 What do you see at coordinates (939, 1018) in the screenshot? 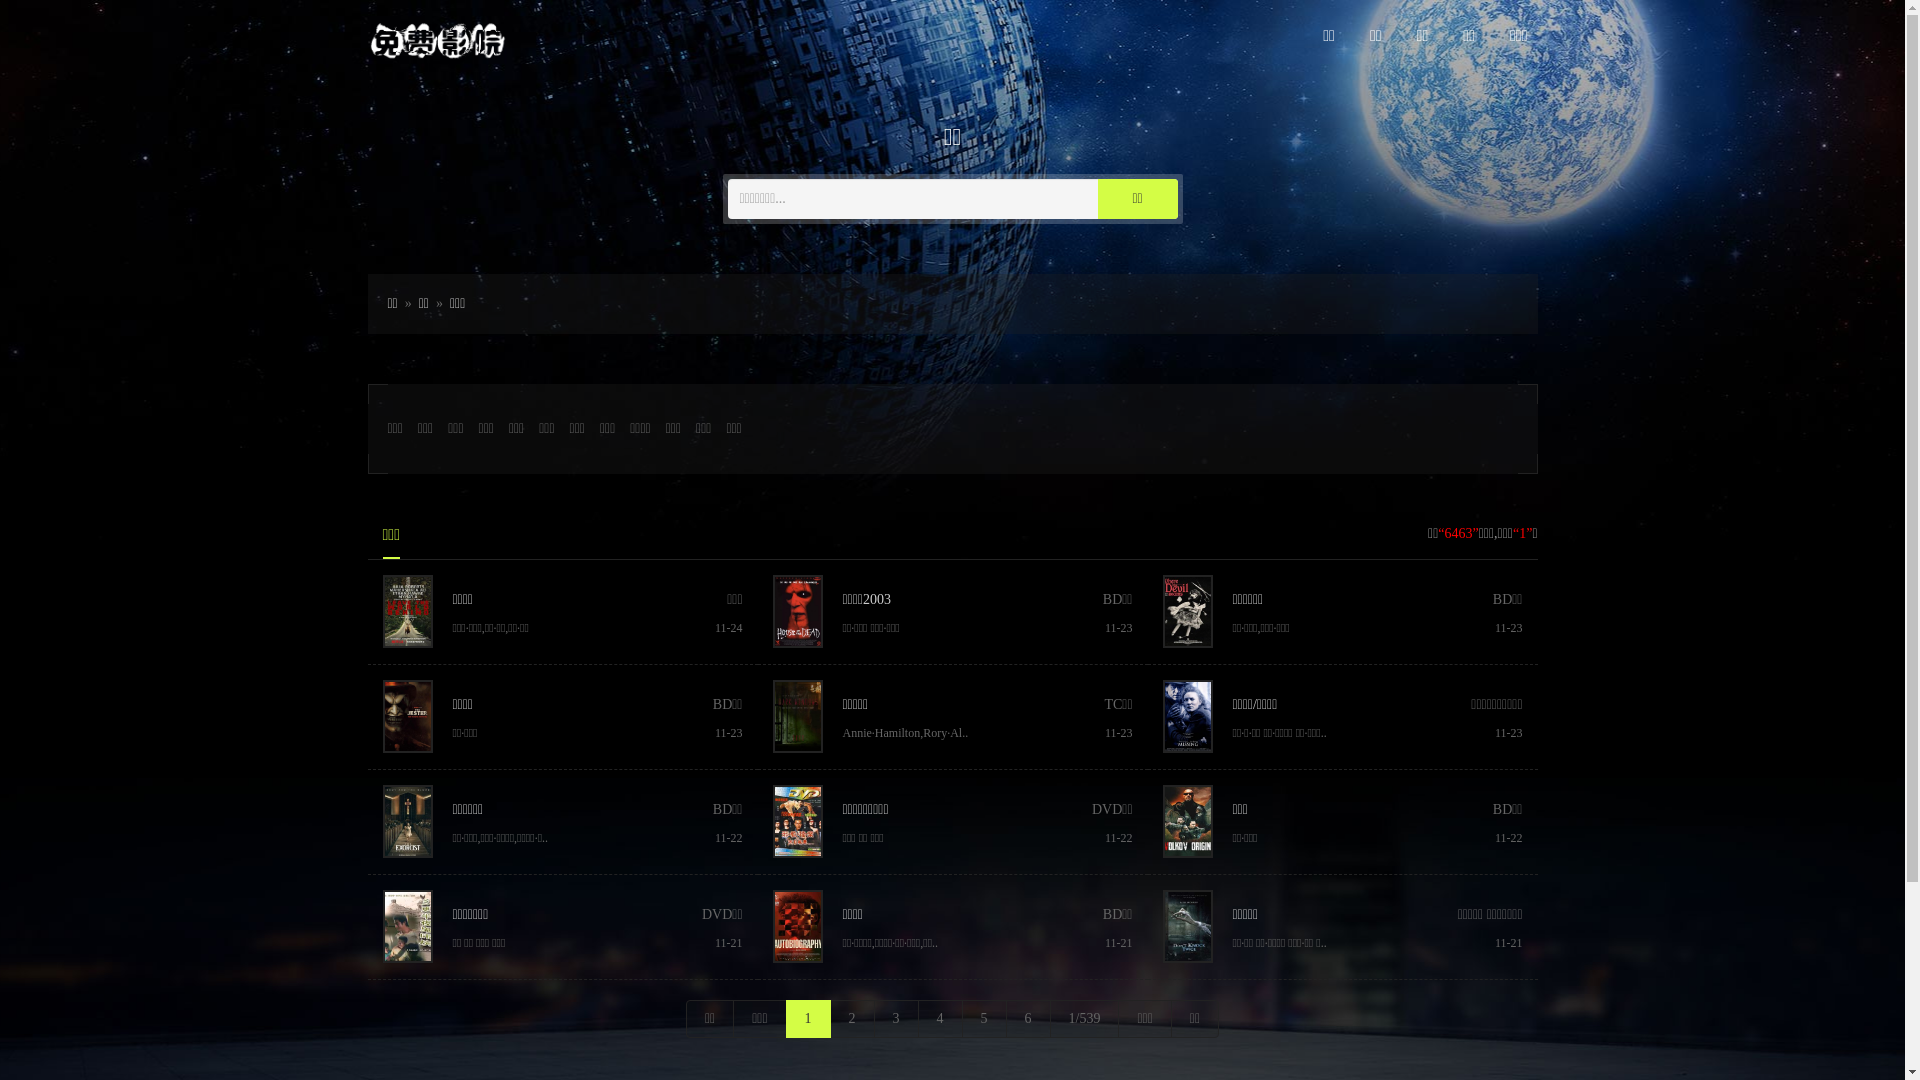
I see `'4'` at bounding box center [939, 1018].